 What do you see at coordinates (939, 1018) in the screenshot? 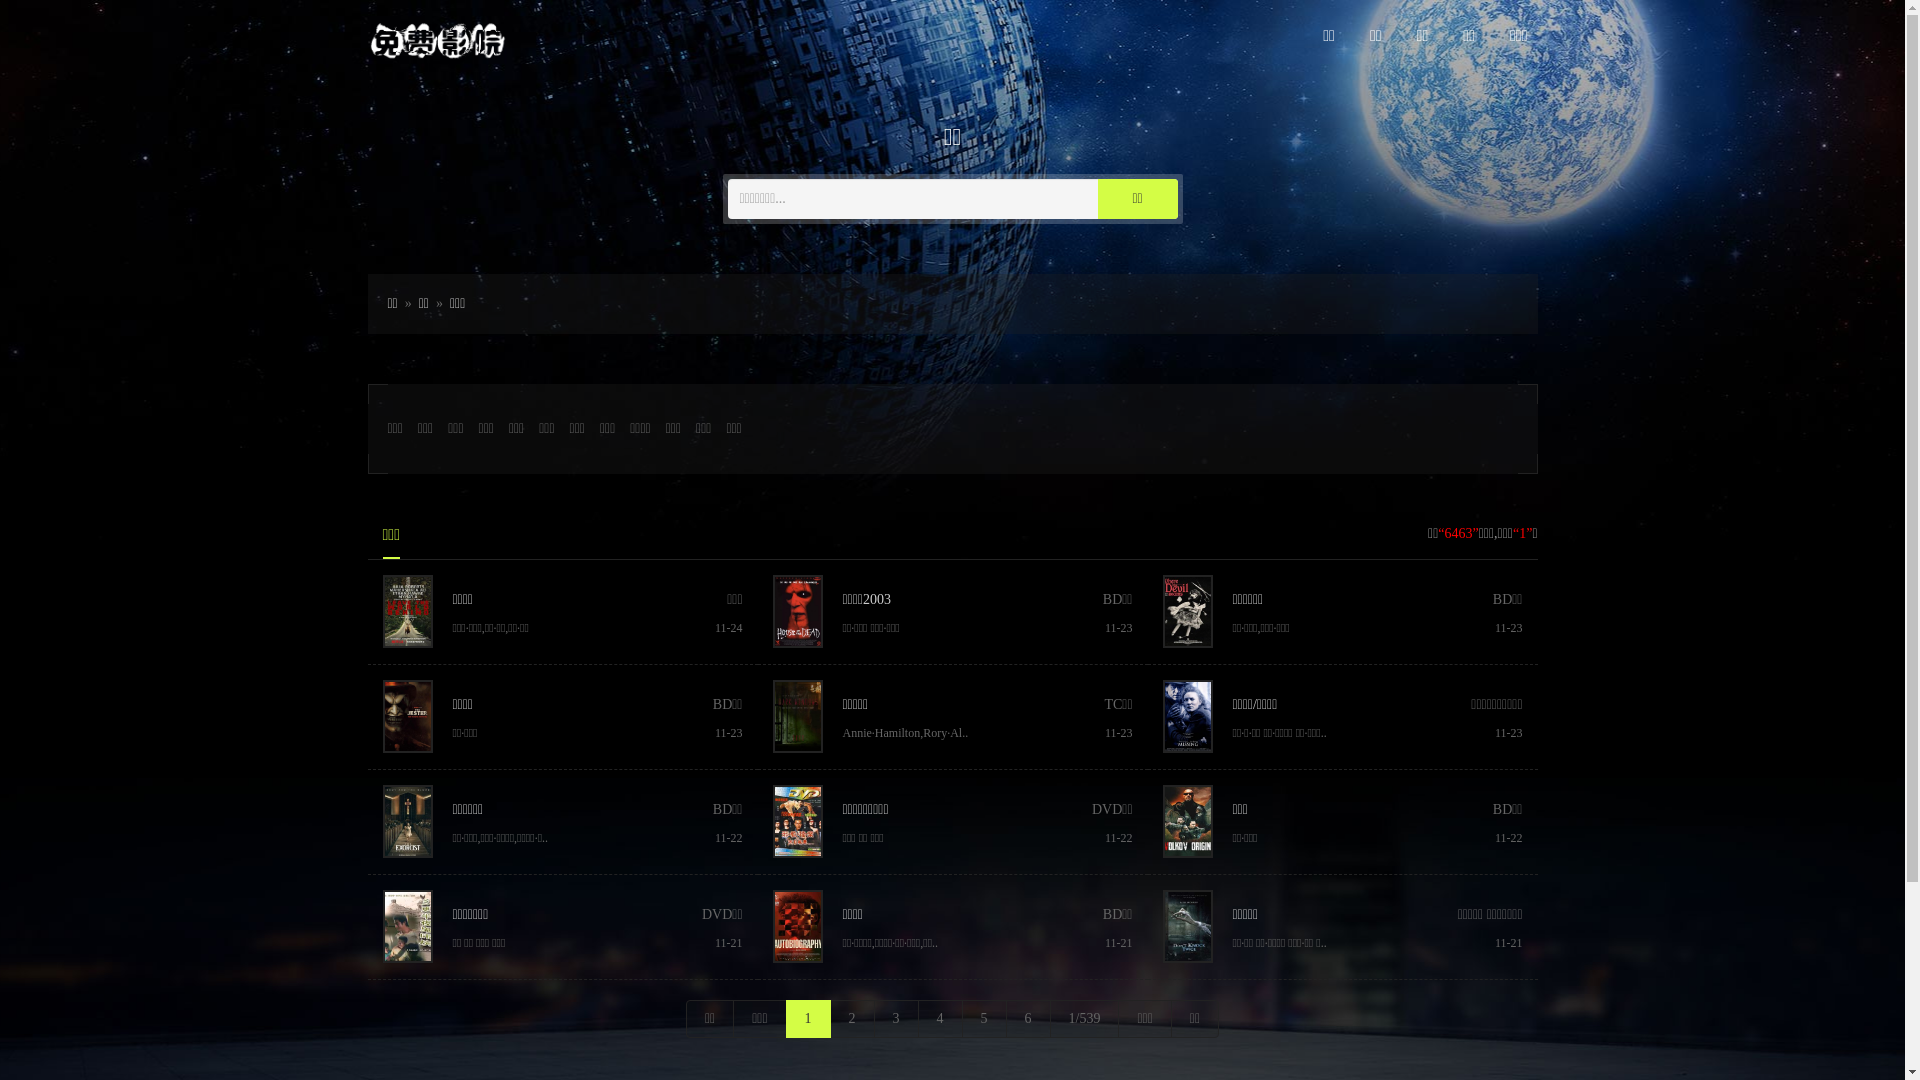
I see `'4'` at bounding box center [939, 1018].